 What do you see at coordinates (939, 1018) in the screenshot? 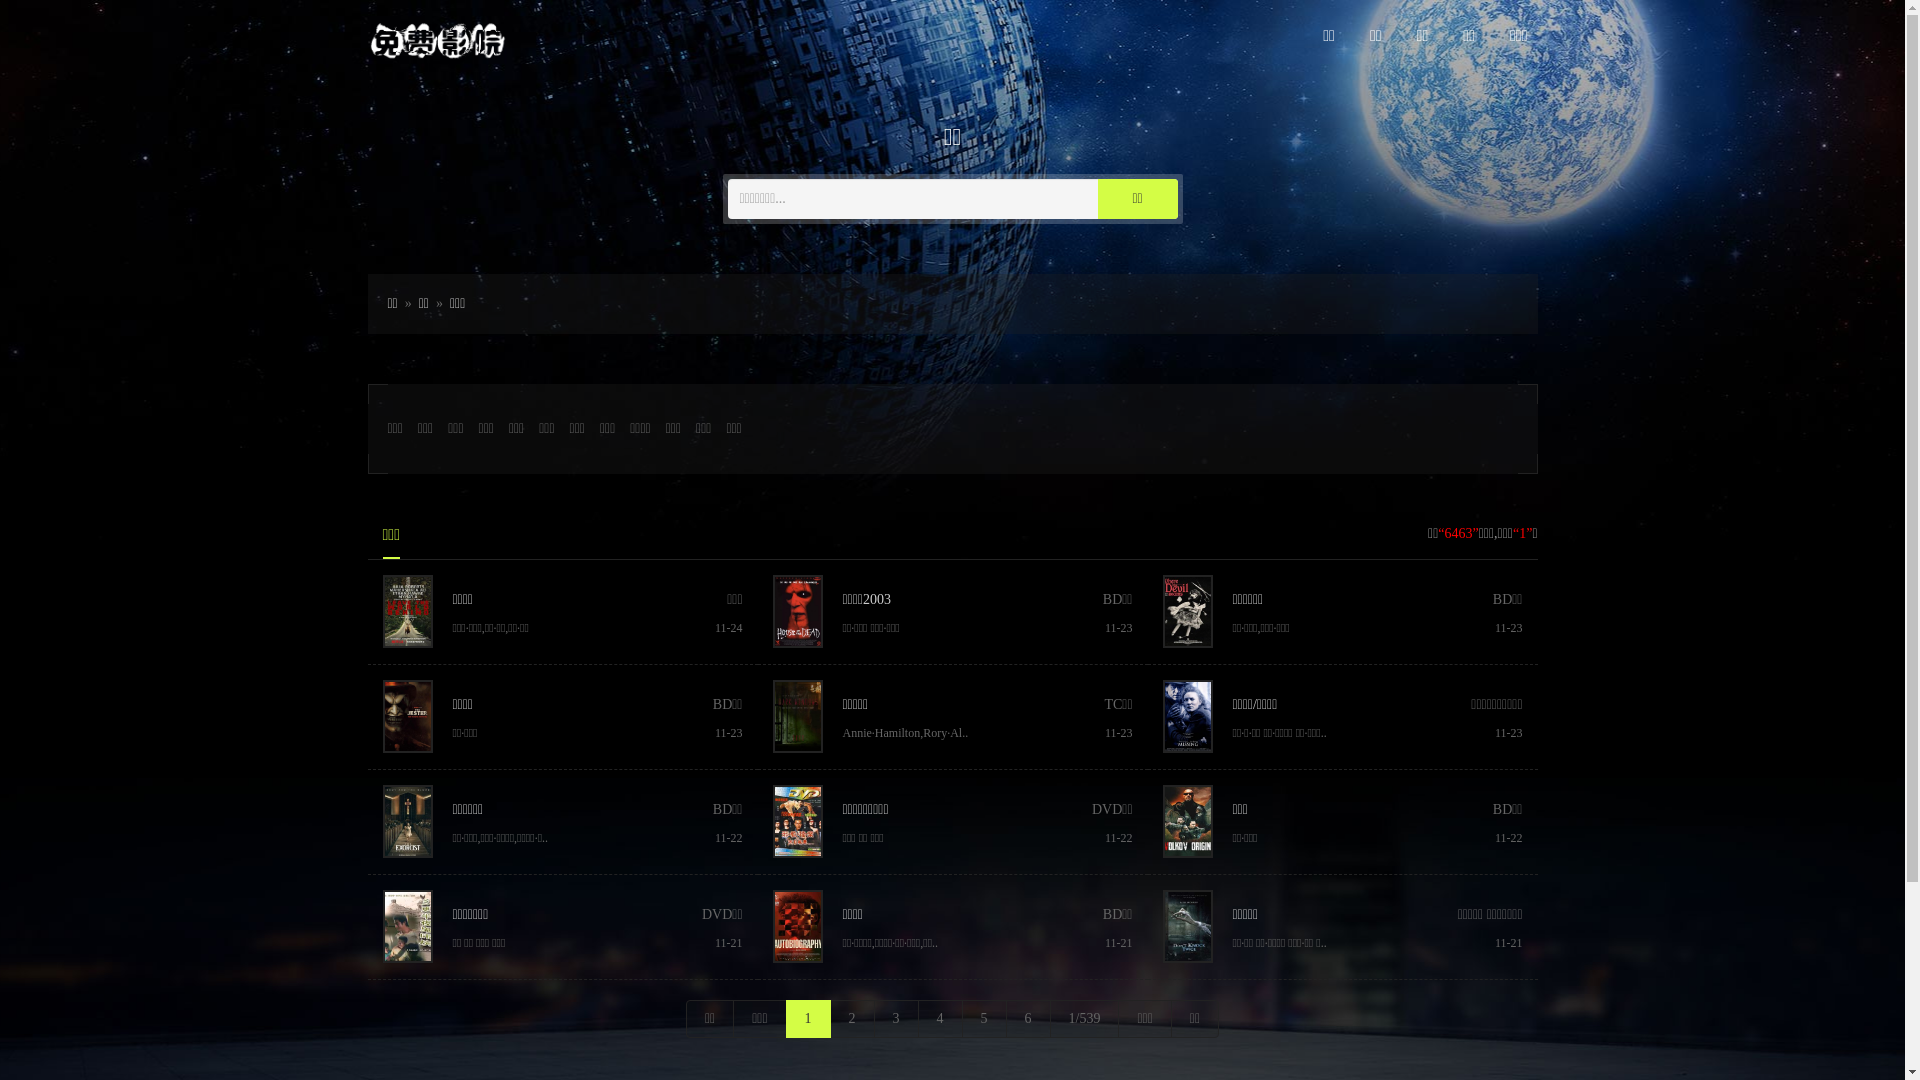
I see `'4'` at bounding box center [939, 1018].